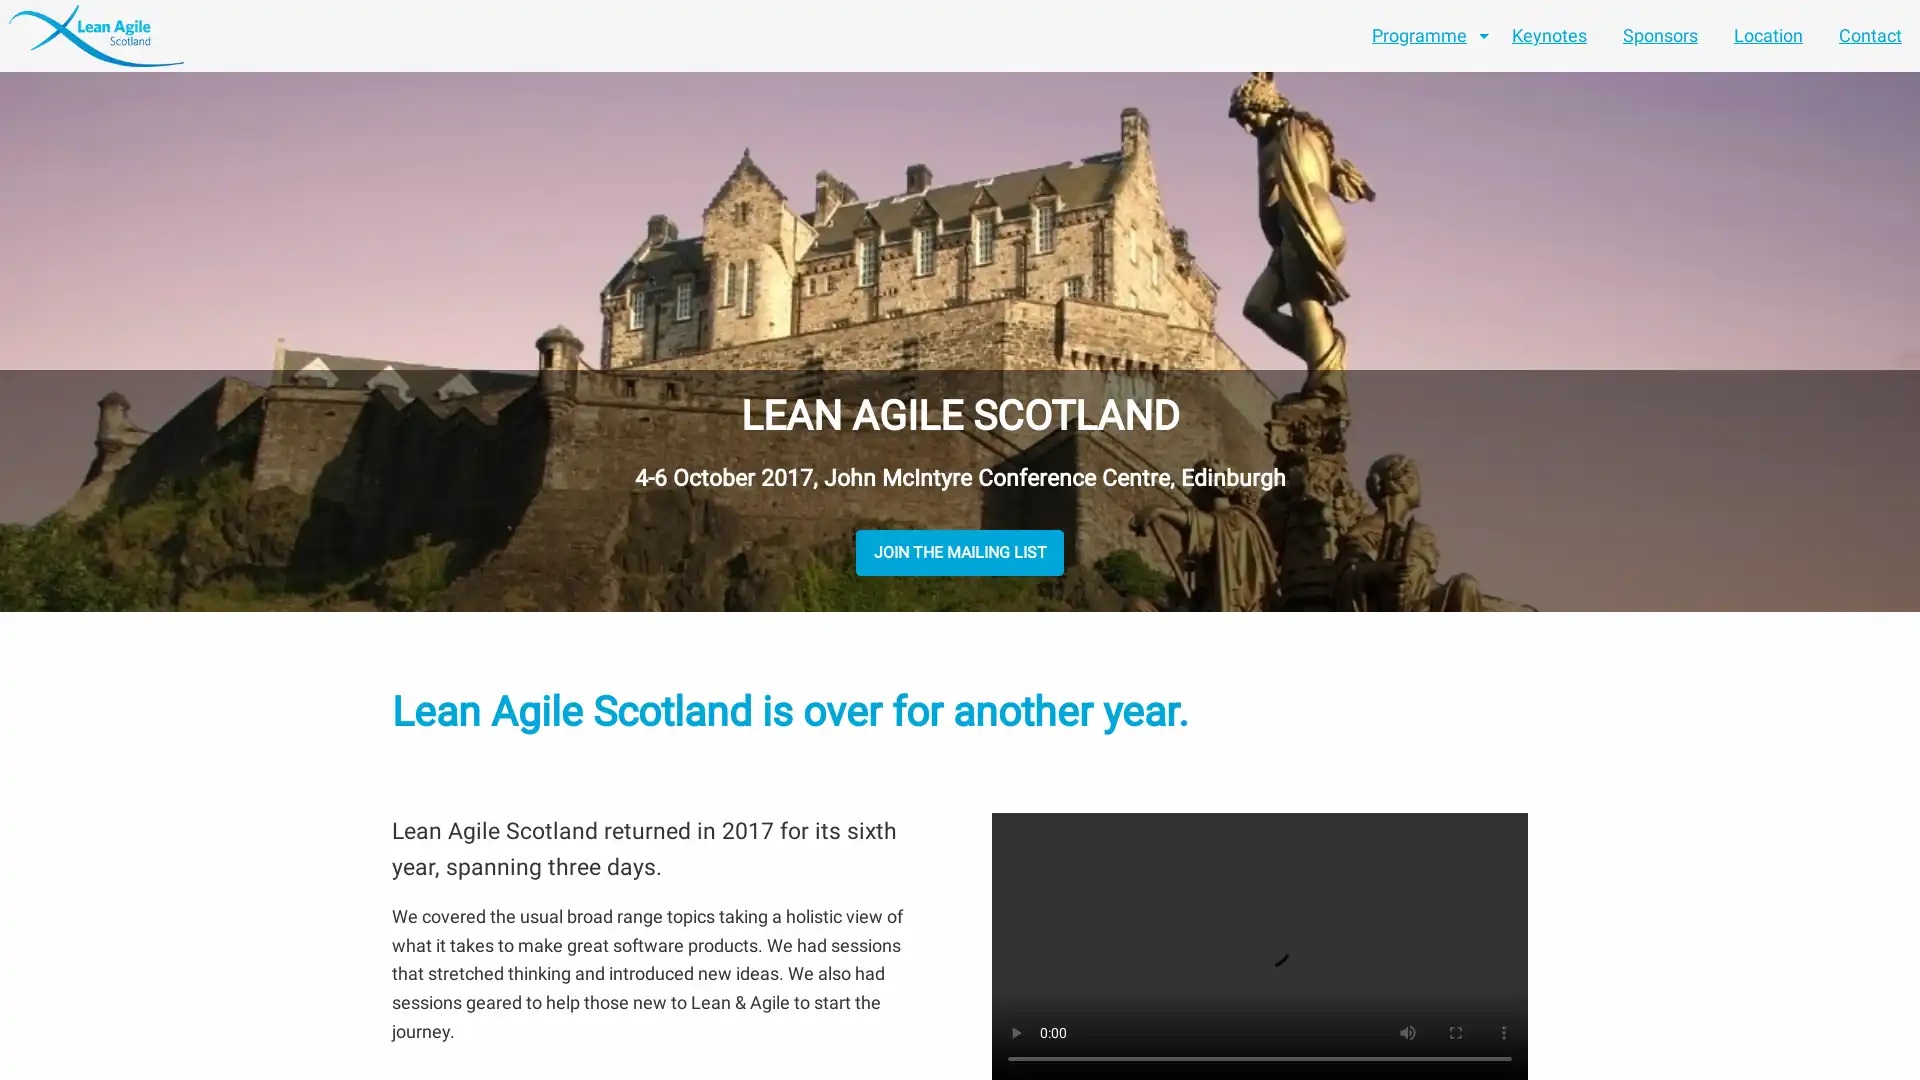 This screenshot has width=1920, height=1080. What do you see at coordinates (1455, 1032) in the screenshot?
I see `enter full screen` at bounding box center [1455, 1032].